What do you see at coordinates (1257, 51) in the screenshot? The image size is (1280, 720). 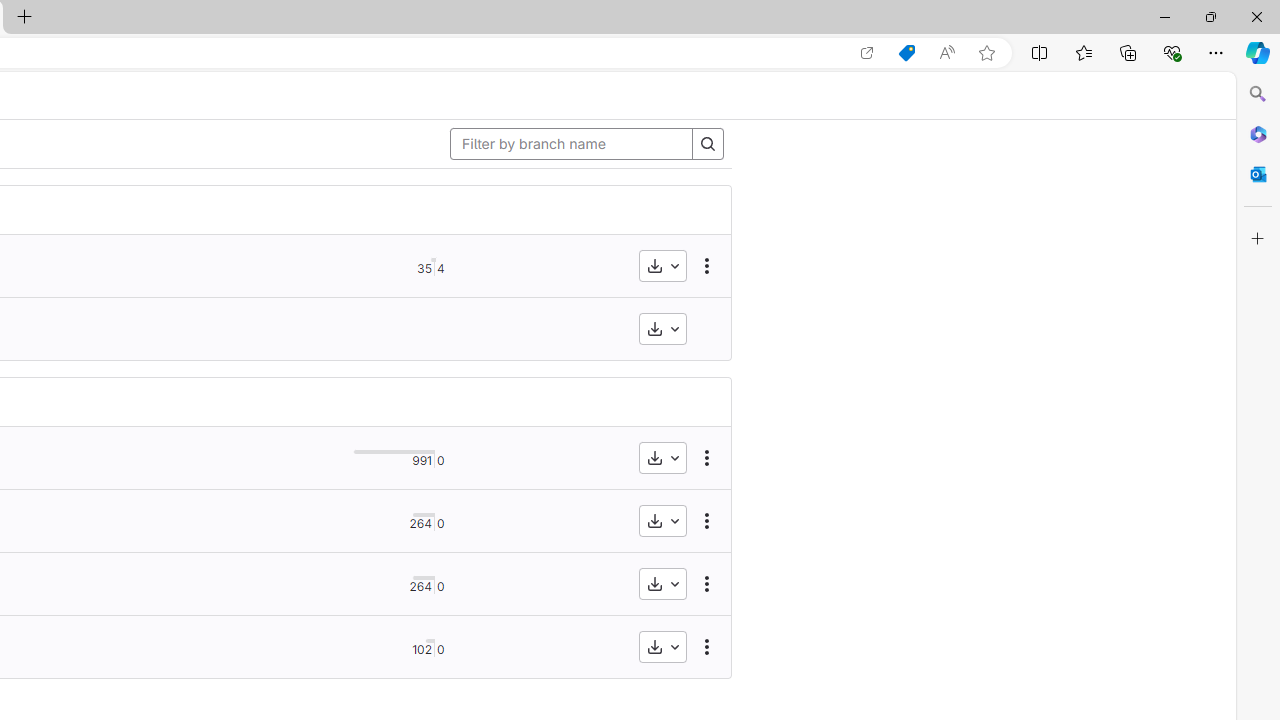 I see `'Copilot (Ctrl+Shift+.)'` at bounding box center [1257, 51].